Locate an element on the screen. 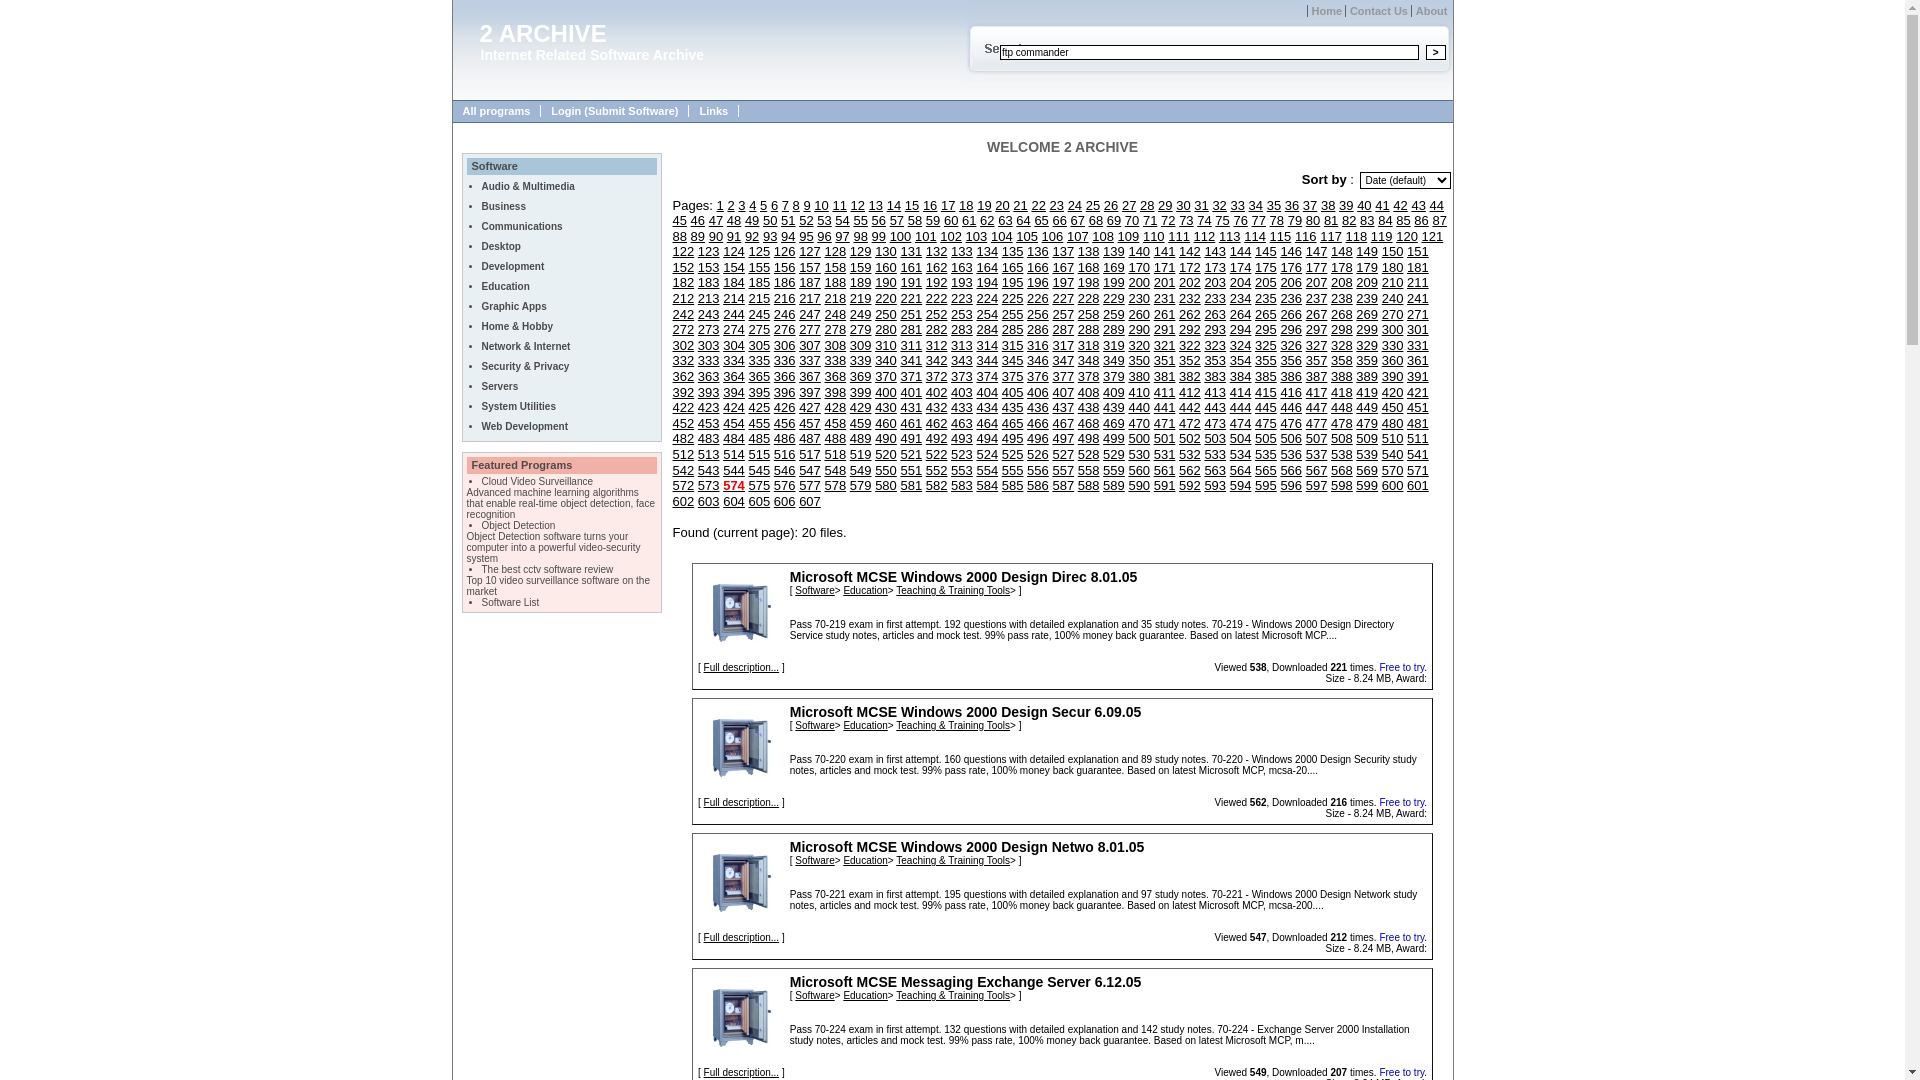 This screenshot has width=1920, height=1080. '465' is located at coordinates (1012, 422).